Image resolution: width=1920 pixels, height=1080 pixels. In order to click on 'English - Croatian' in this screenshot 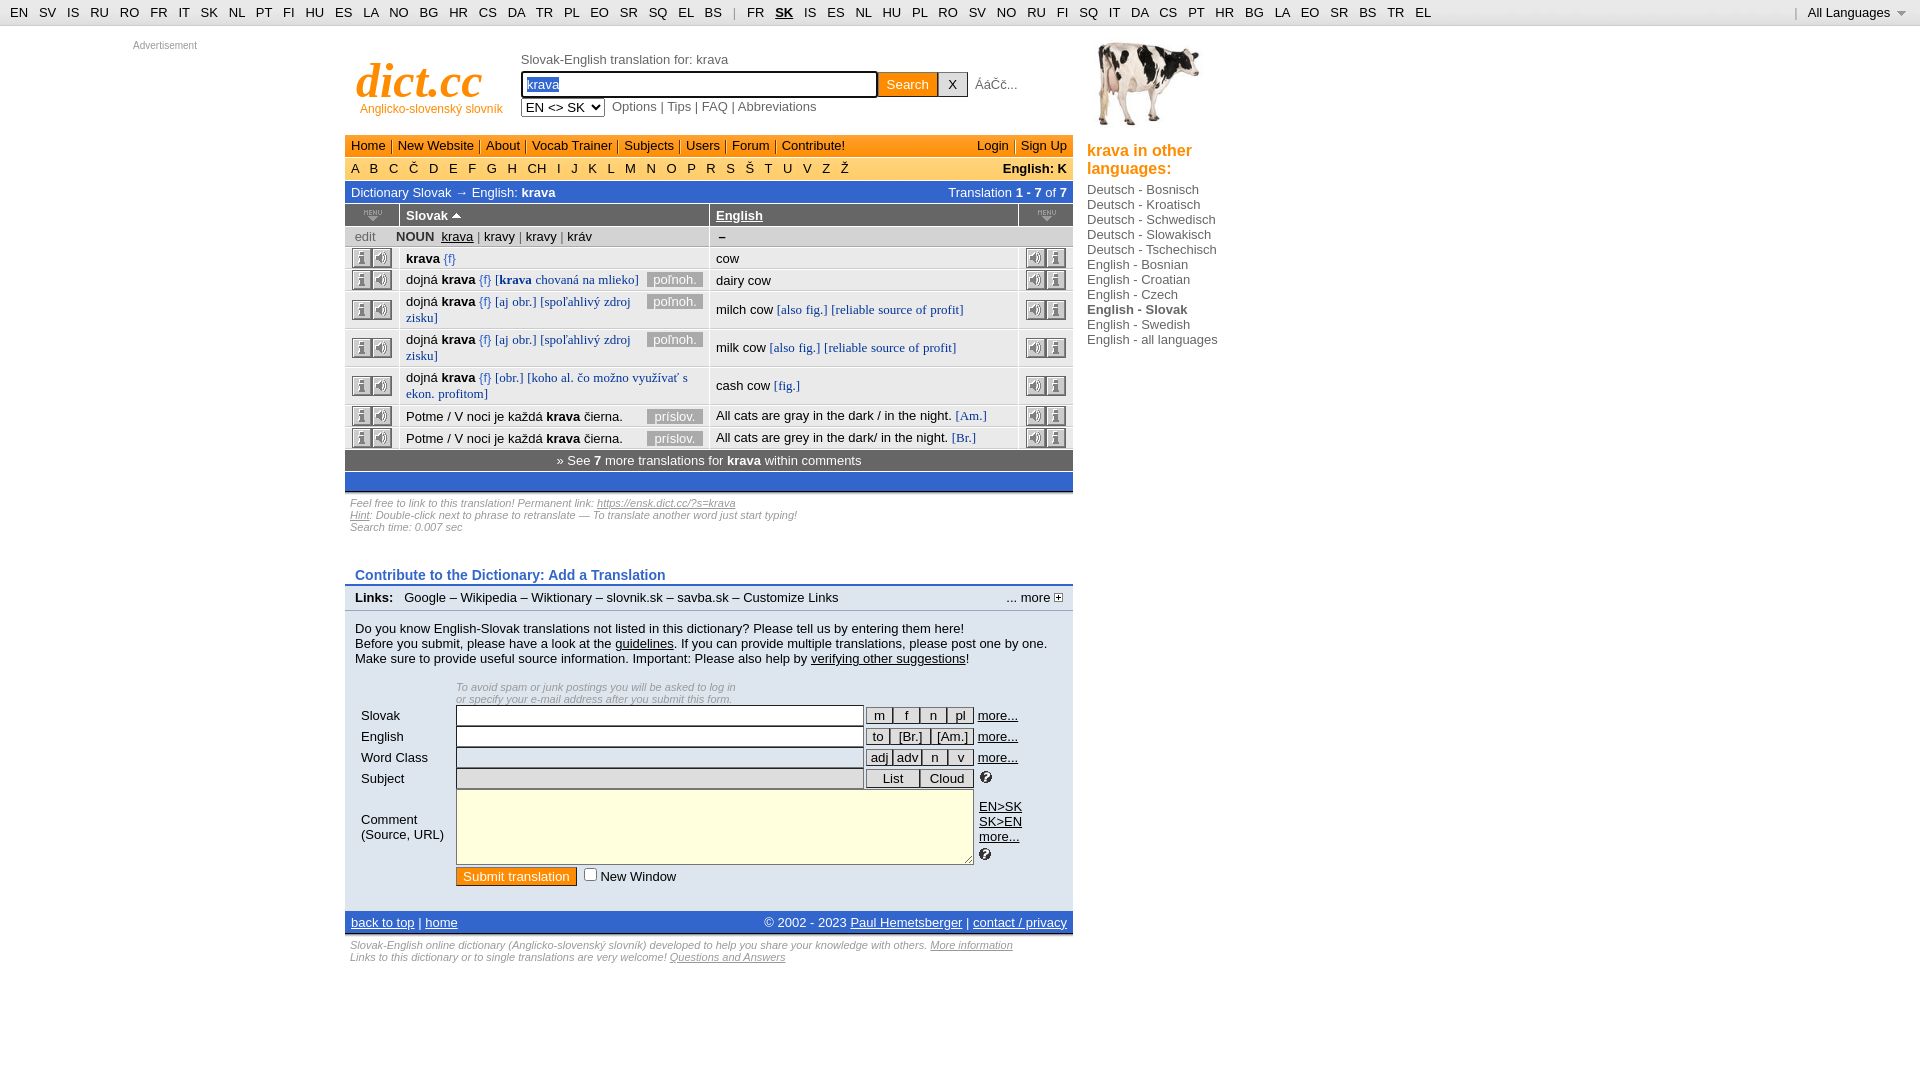, I will do `click(1138, 279)`.